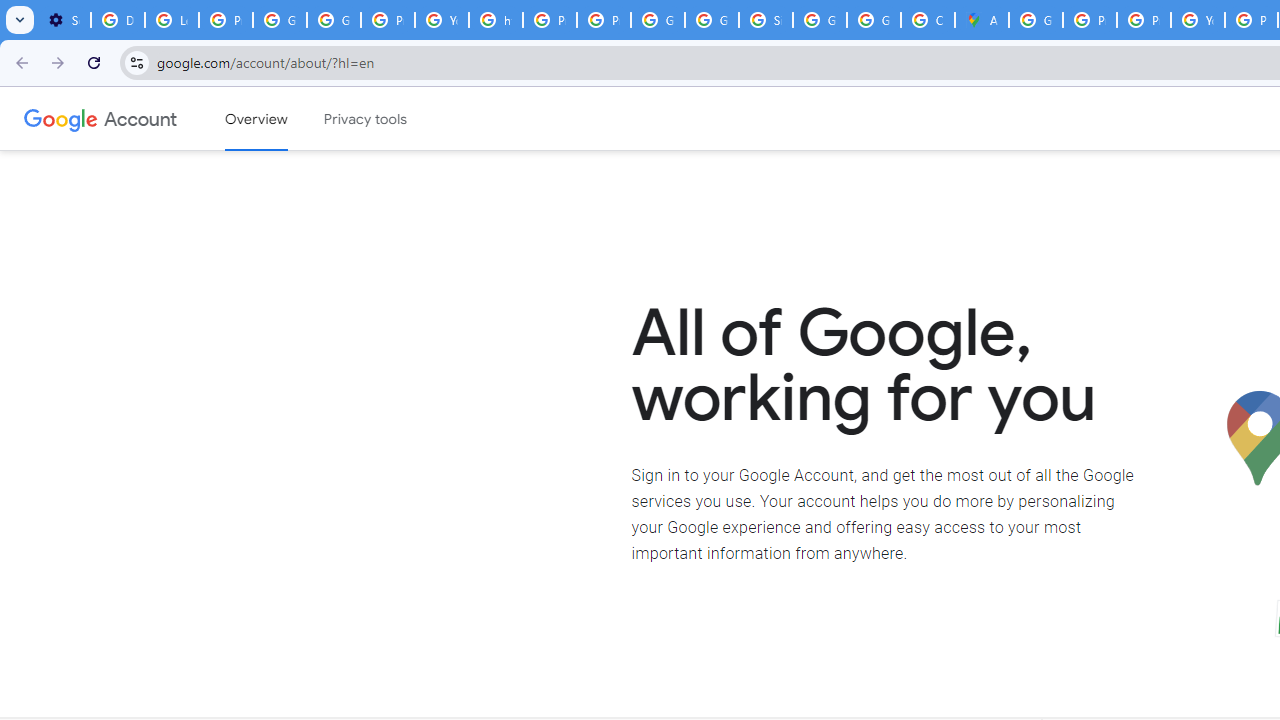  What do you see at coordinates (1144, 20) in the screenshot?
I see `'Privacy Help Center - Policies Help'` at bounding box center [1144, 20].